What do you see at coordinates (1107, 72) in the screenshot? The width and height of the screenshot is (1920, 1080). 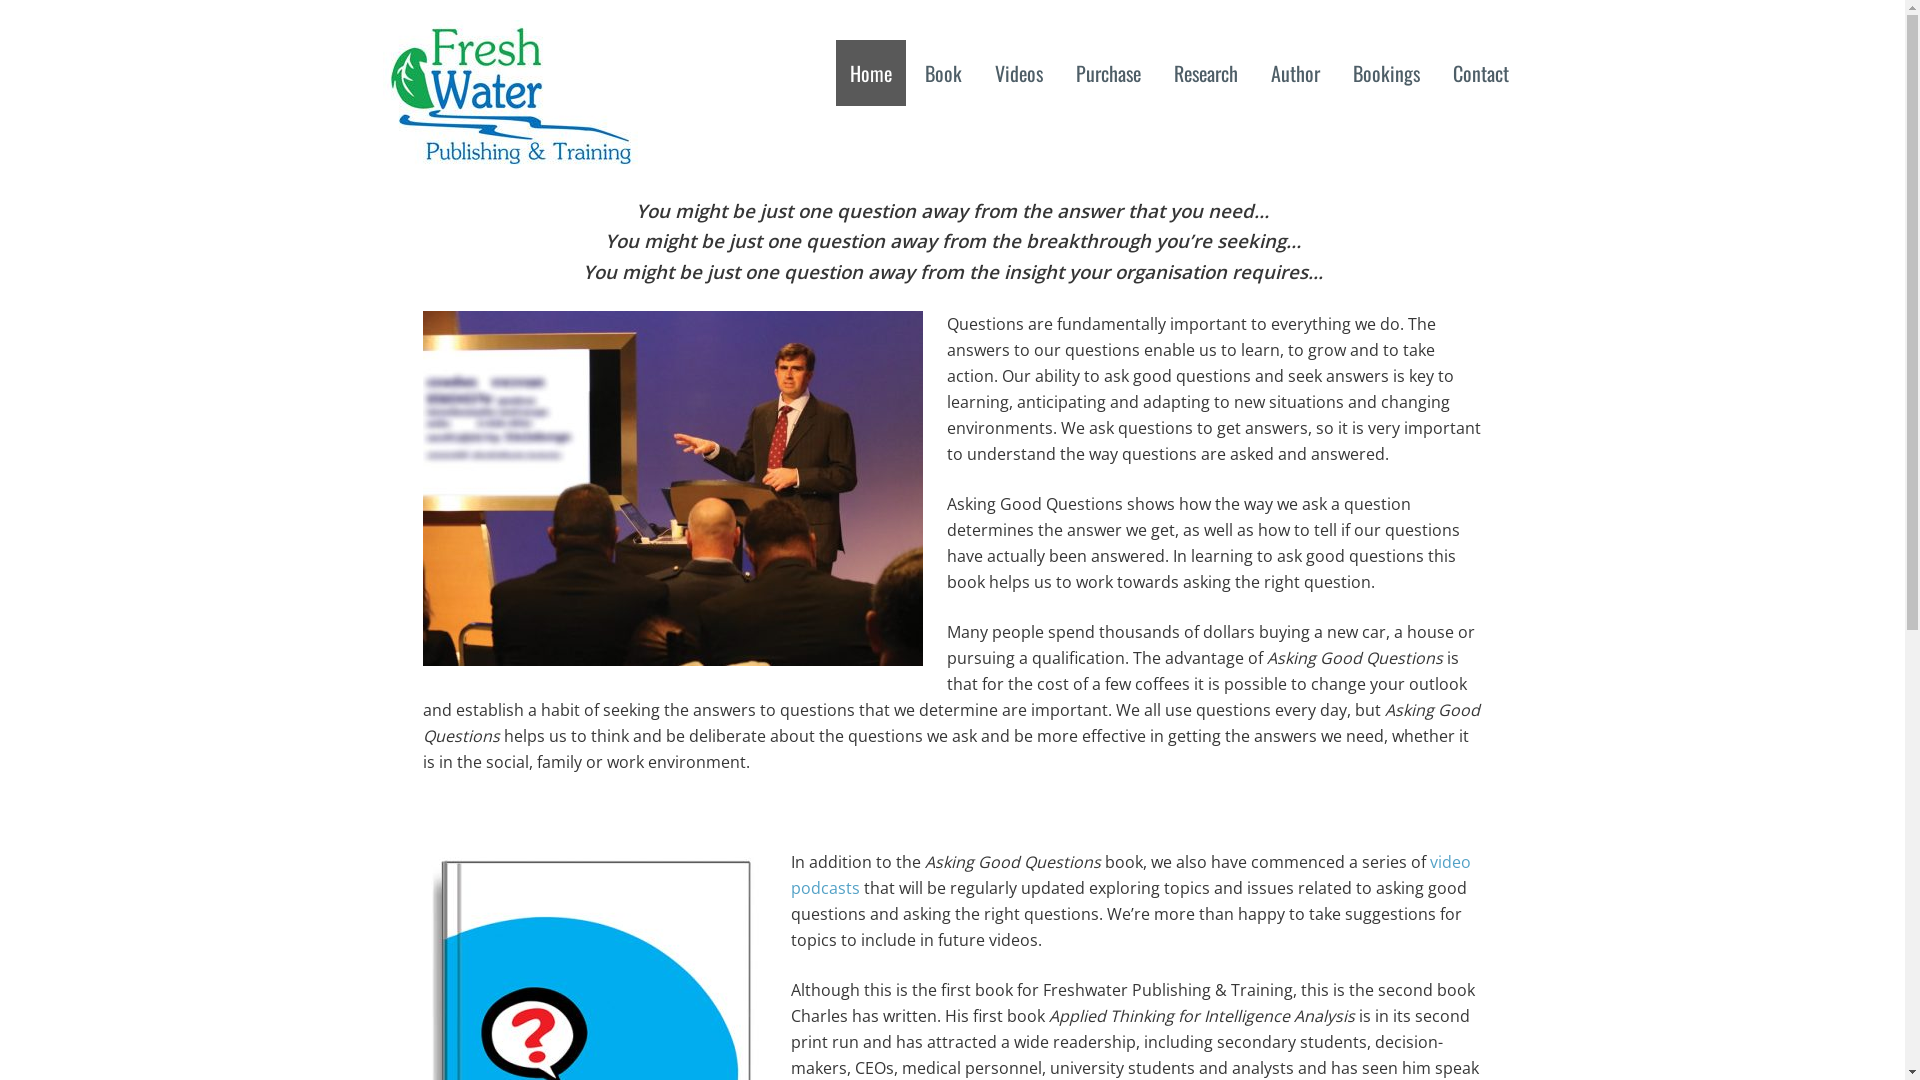 I see `'Purchase'` at bounding box center [1107, 72].